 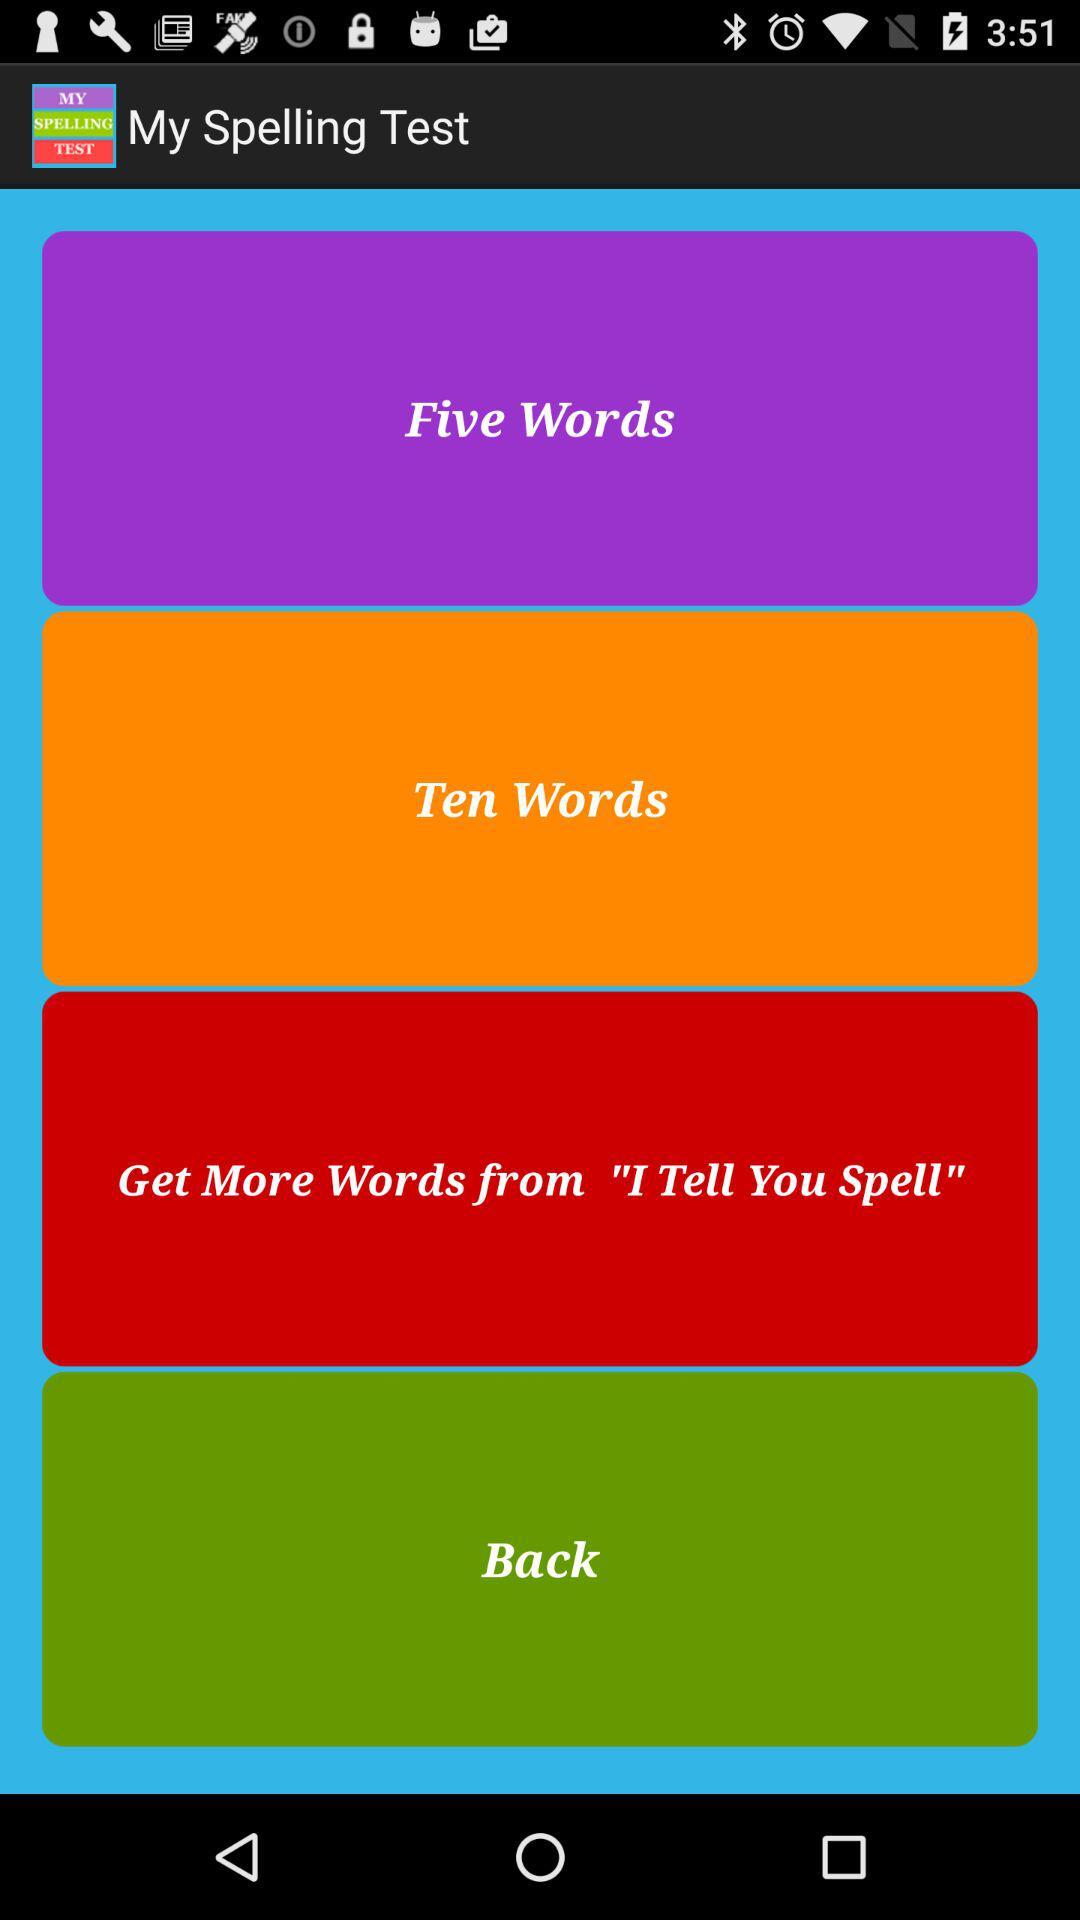 I want to click on the ten words button, so click(x=540, y=797).